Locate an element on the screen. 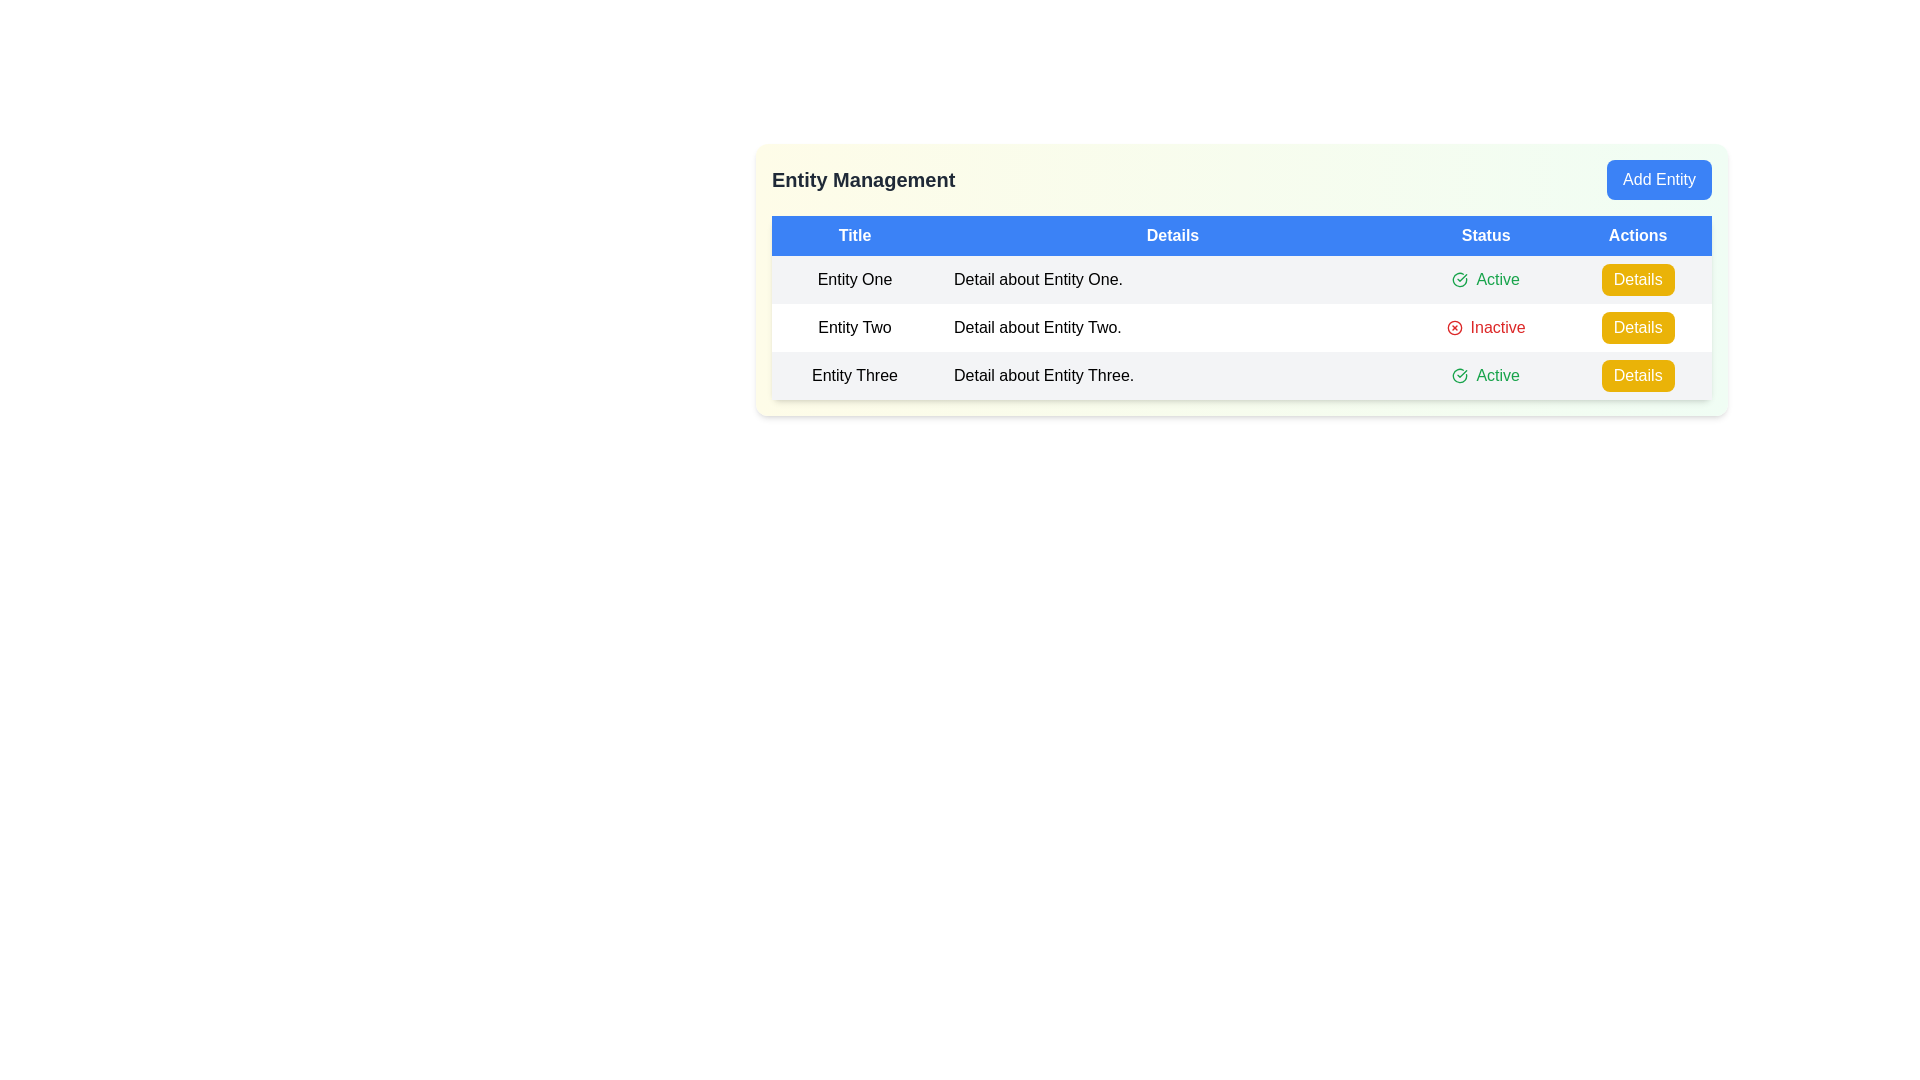  the 'Active' status label, which is displayed in green with a green checkmark icon, located in the 'Status' column of the table row labeled 'Entity Three' is located at coordinates (1486, 375).